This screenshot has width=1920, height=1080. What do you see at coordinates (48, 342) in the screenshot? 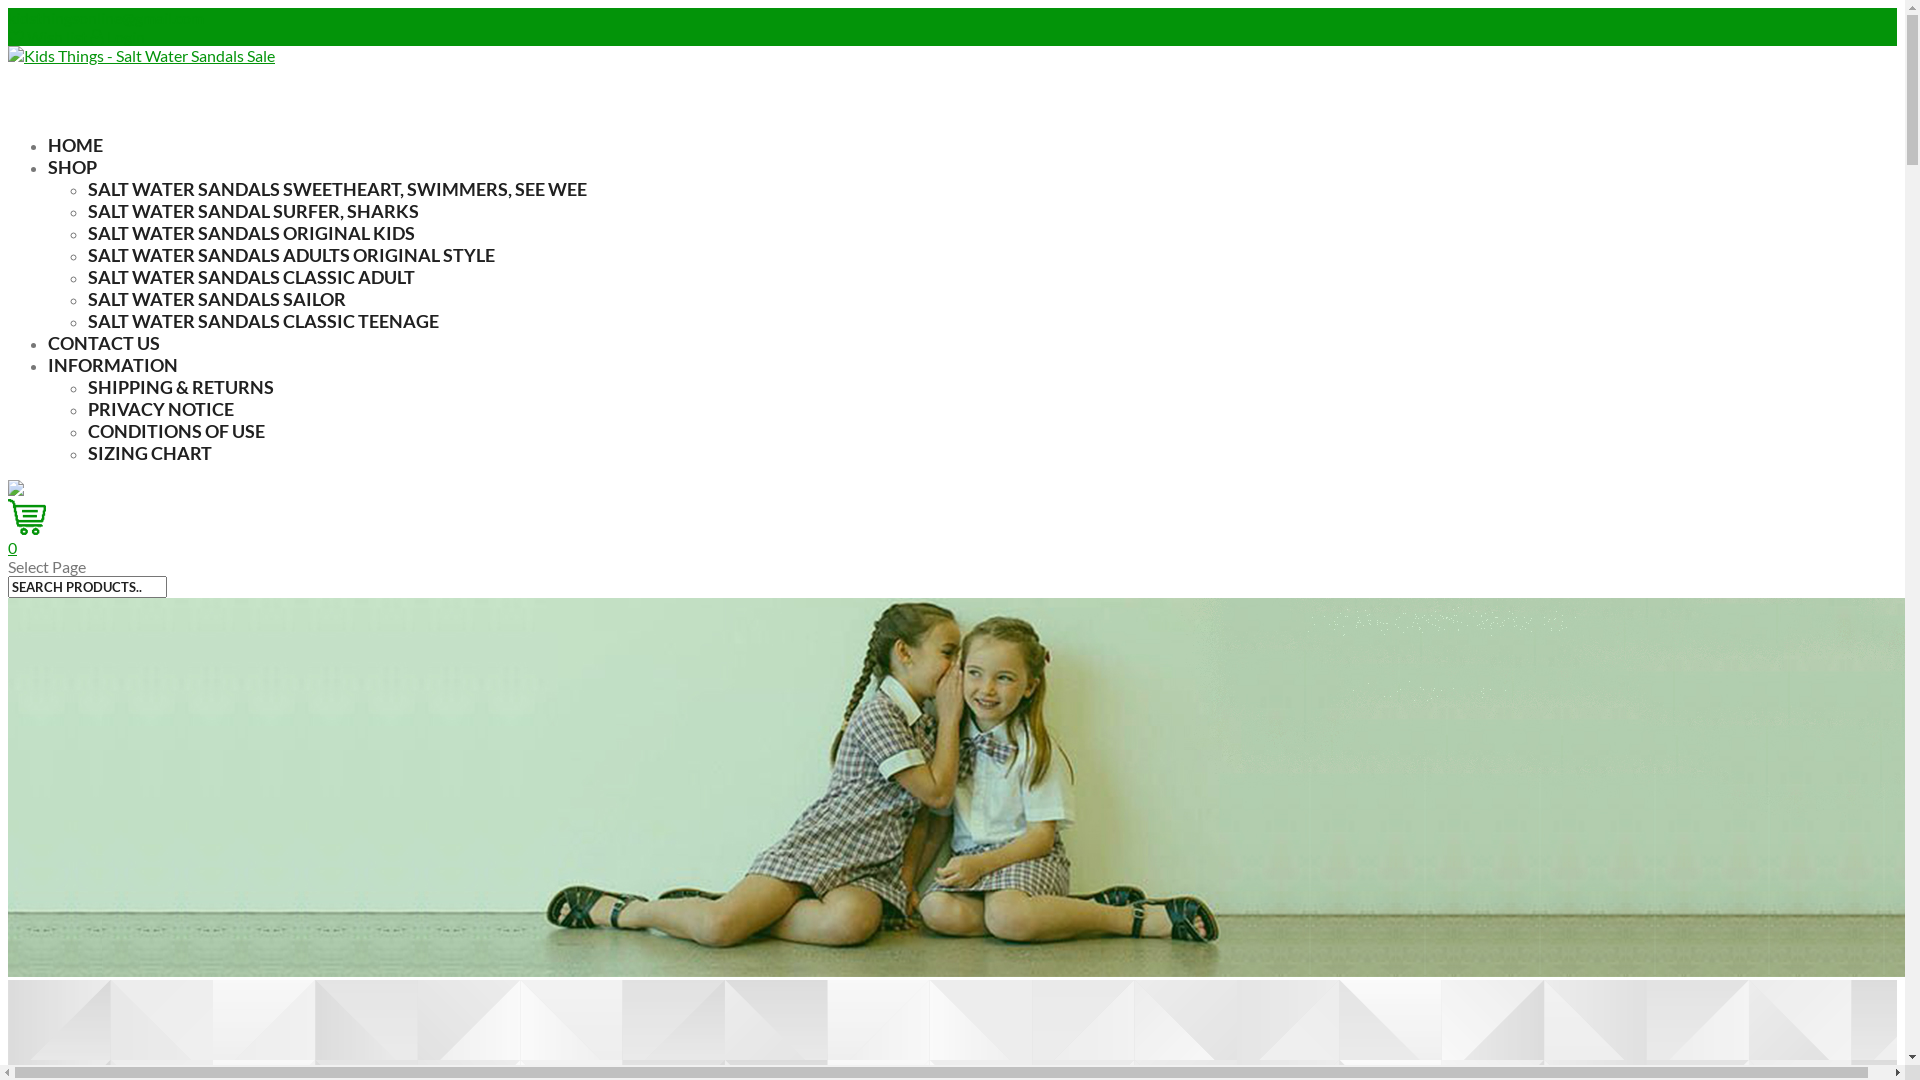
I see `'CONTACT US'` at bounding box center [48, 342].